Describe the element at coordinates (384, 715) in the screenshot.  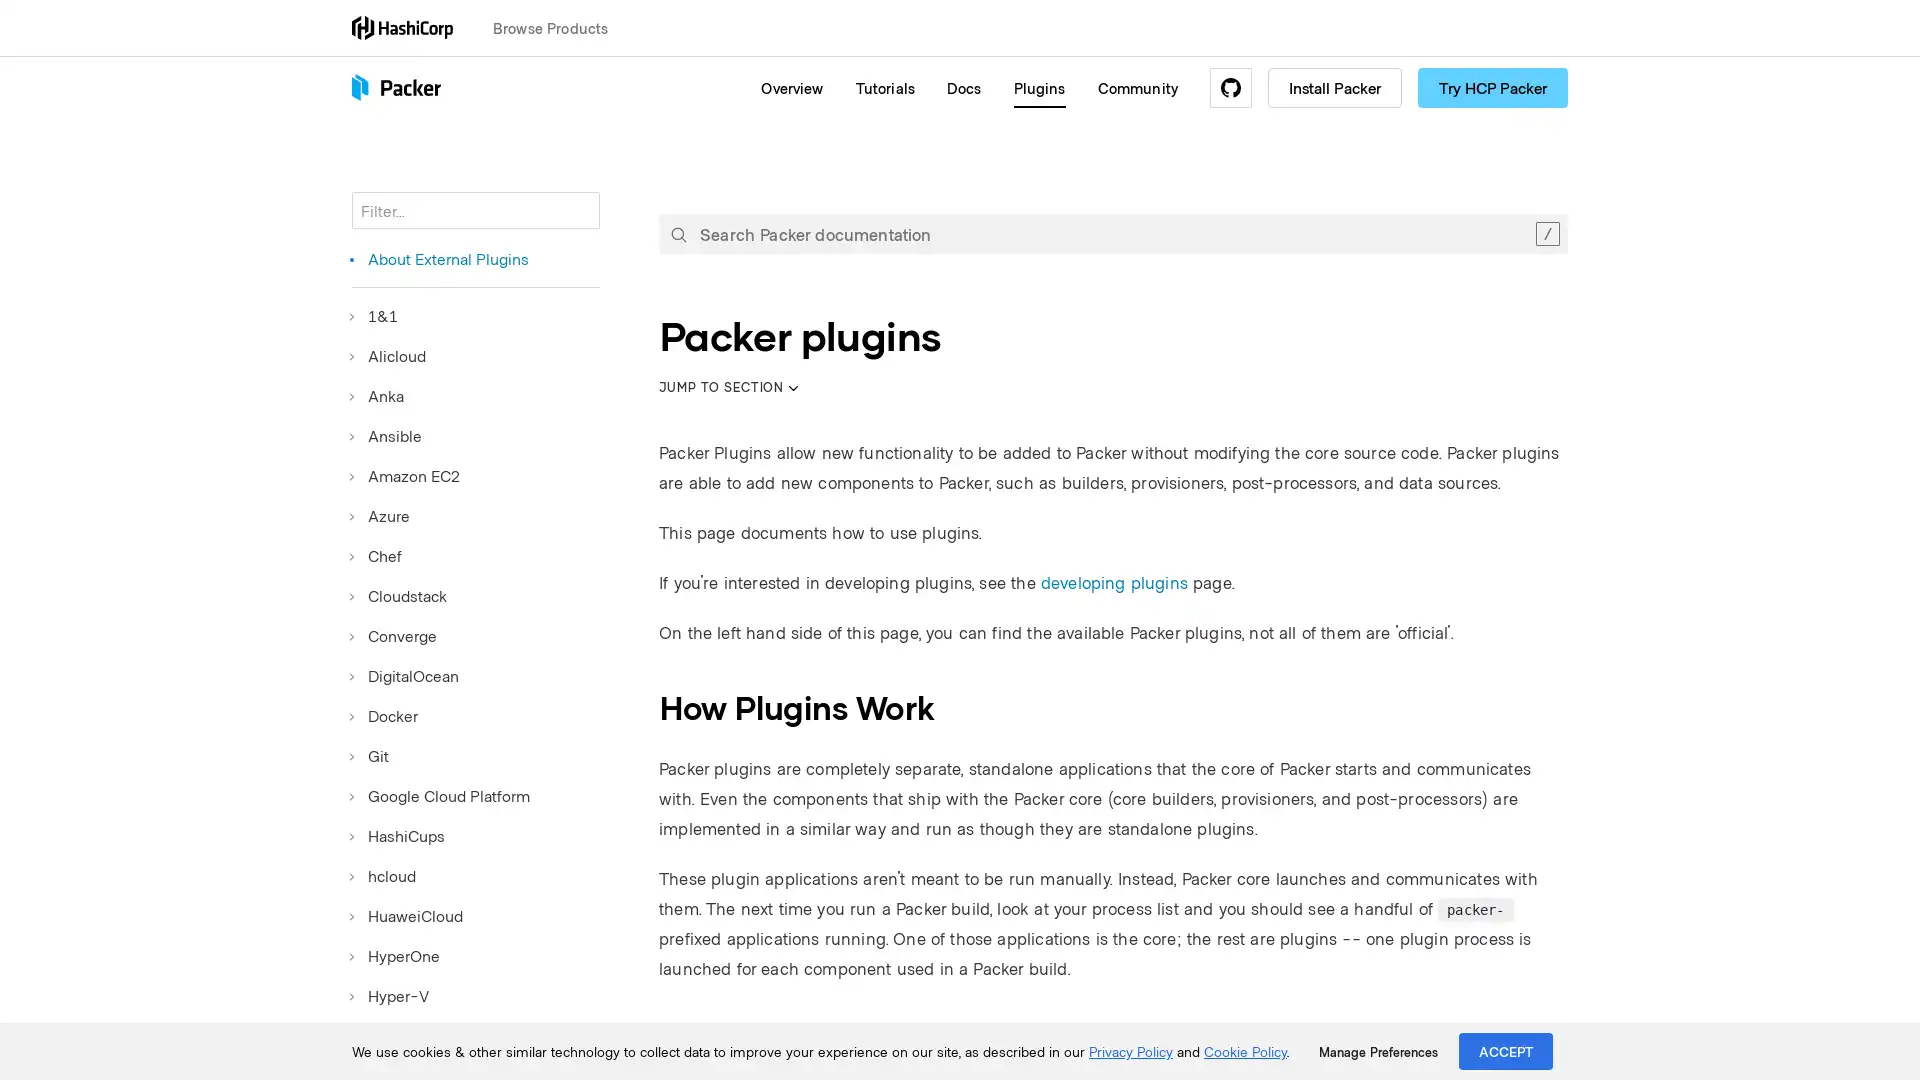
I see `Docker` at that location.